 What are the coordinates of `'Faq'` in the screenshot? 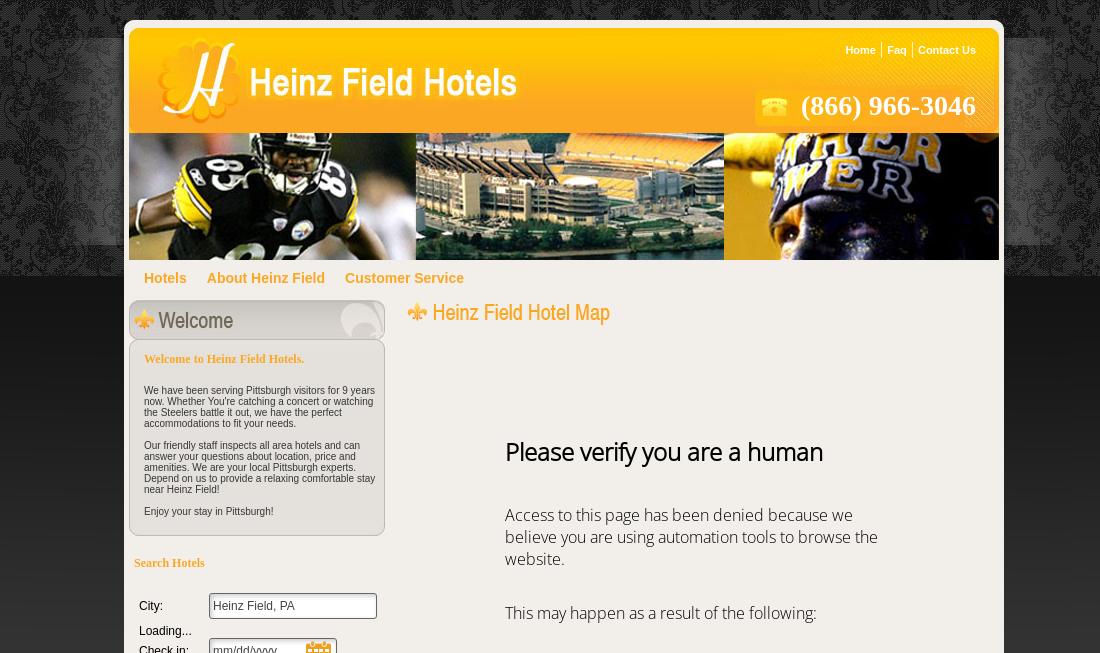 It's located at (896, 50).